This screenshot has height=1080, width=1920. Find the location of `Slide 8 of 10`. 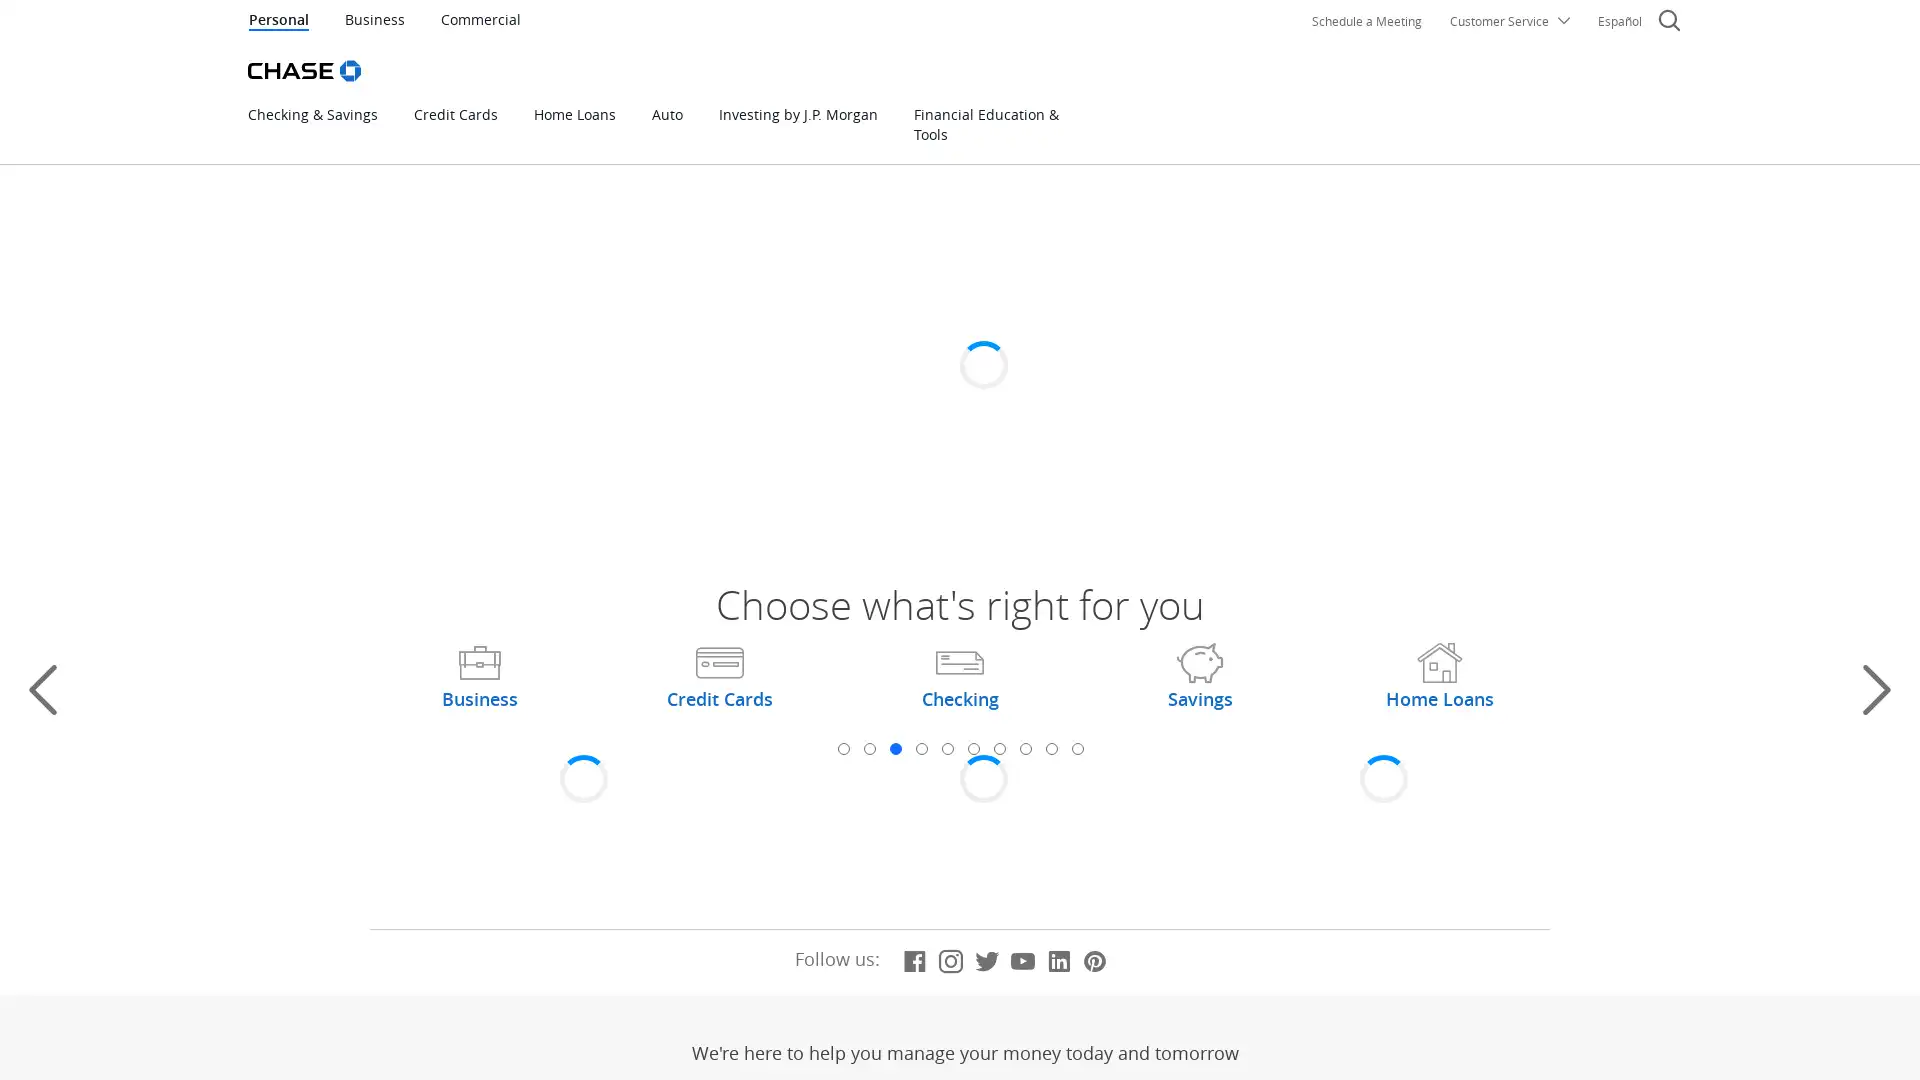

Slide 8 of 10 is located at coordinates (1025, 748).